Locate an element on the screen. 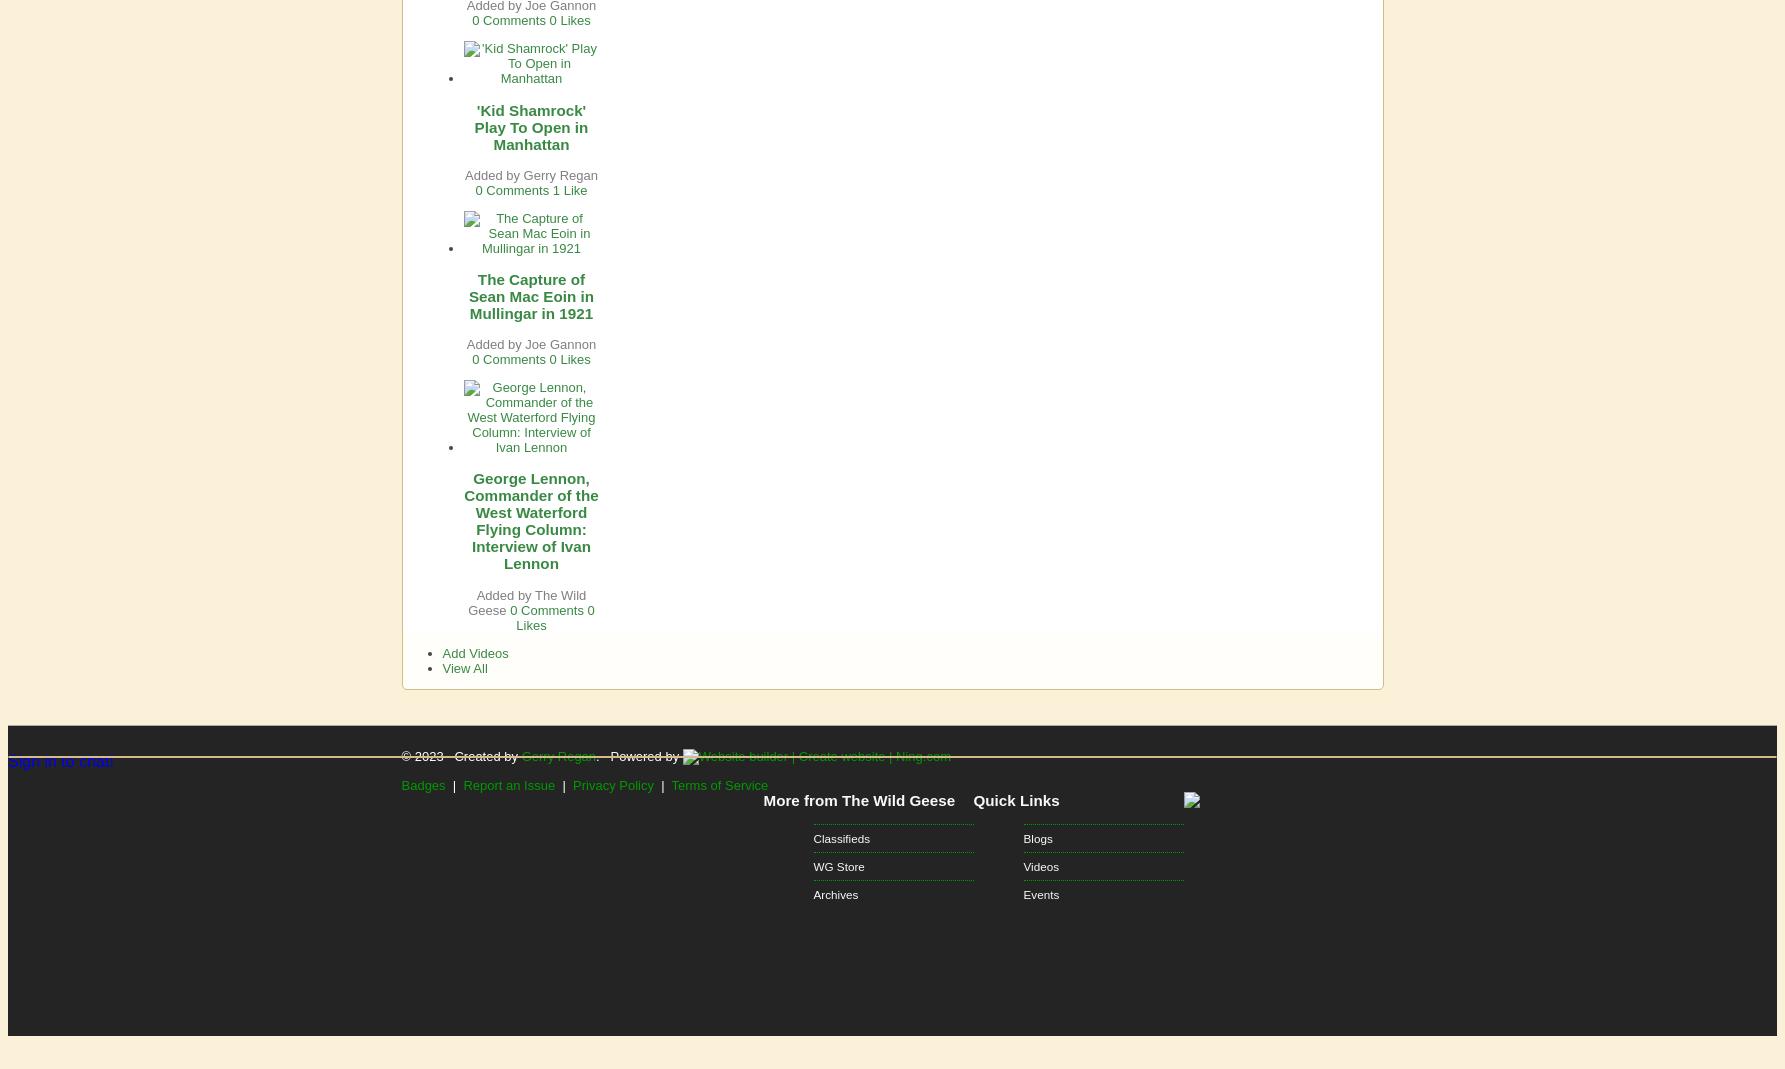 Image resolution: width=1785 pixels, height=1069 pixels. '.             
    Powered by' is located at coordinates (637, 755).